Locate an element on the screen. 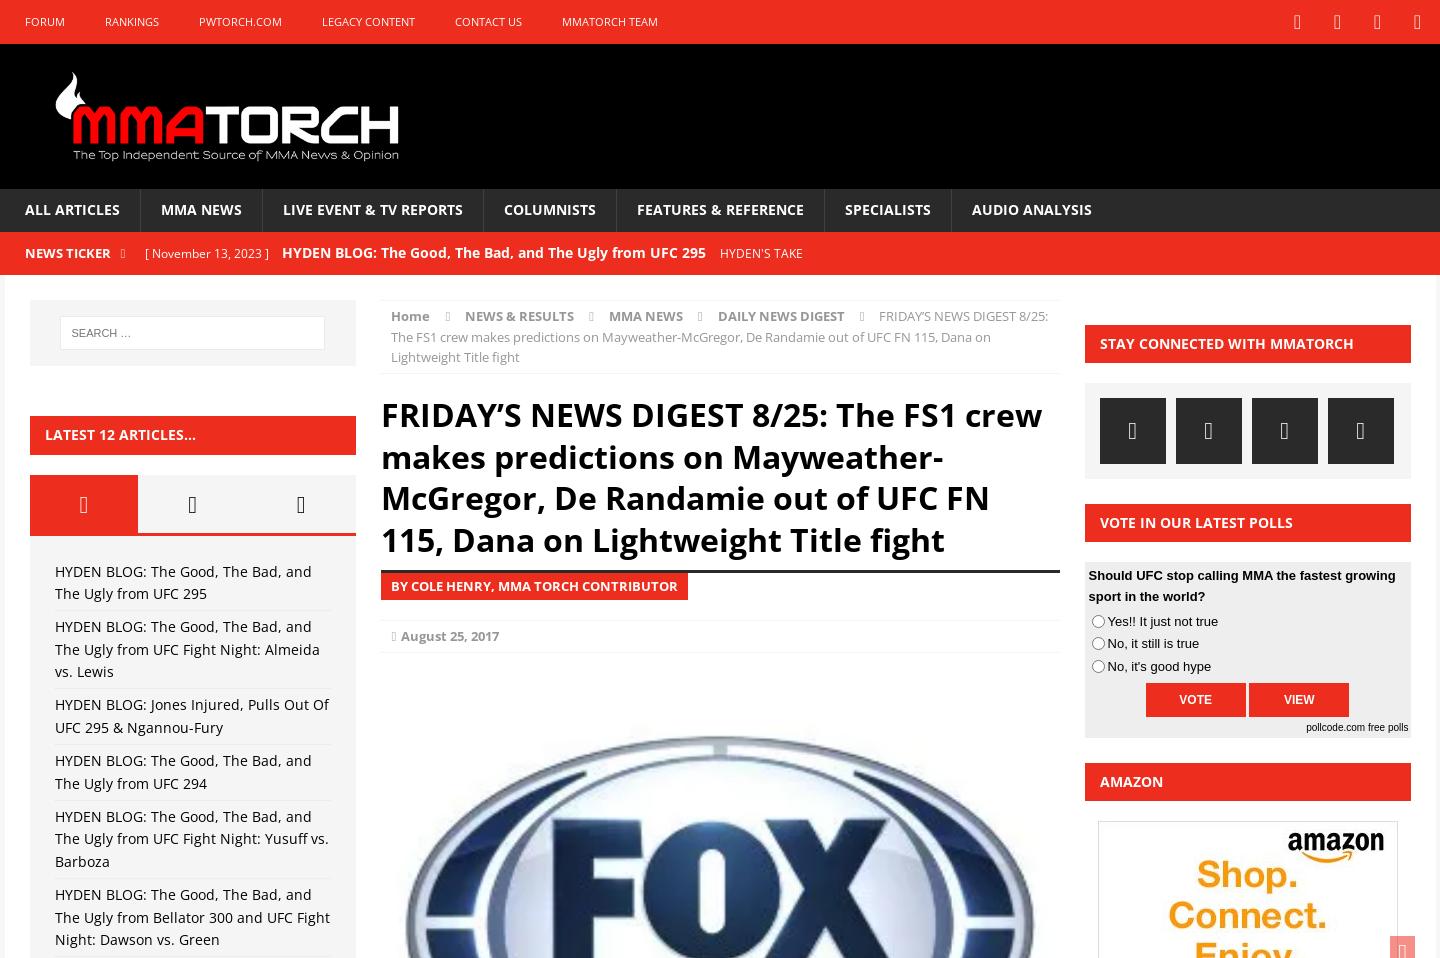  'STAY CONNECTED WITH MMATORCH' is located at coordinates (1225, 341).